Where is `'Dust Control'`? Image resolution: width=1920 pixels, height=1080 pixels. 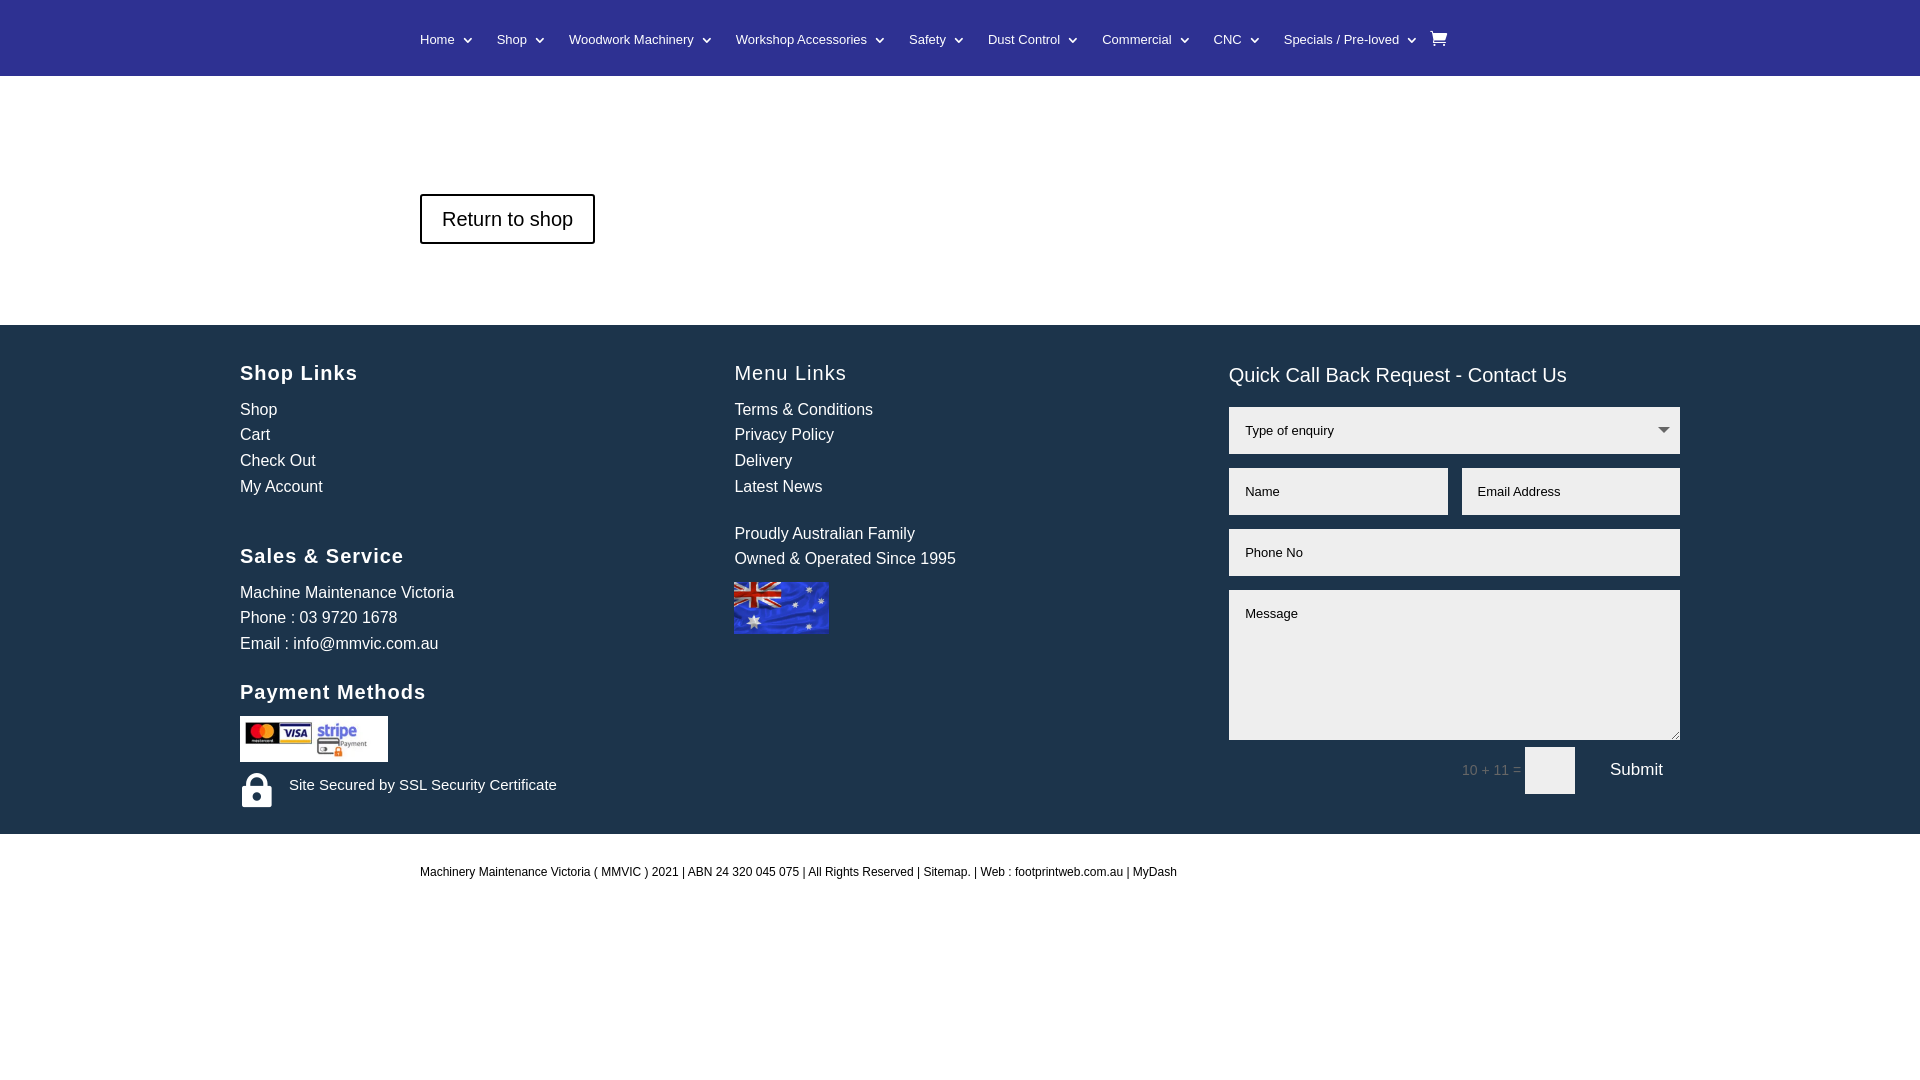 'Dust Control' is located at coordinates (1033, 53).